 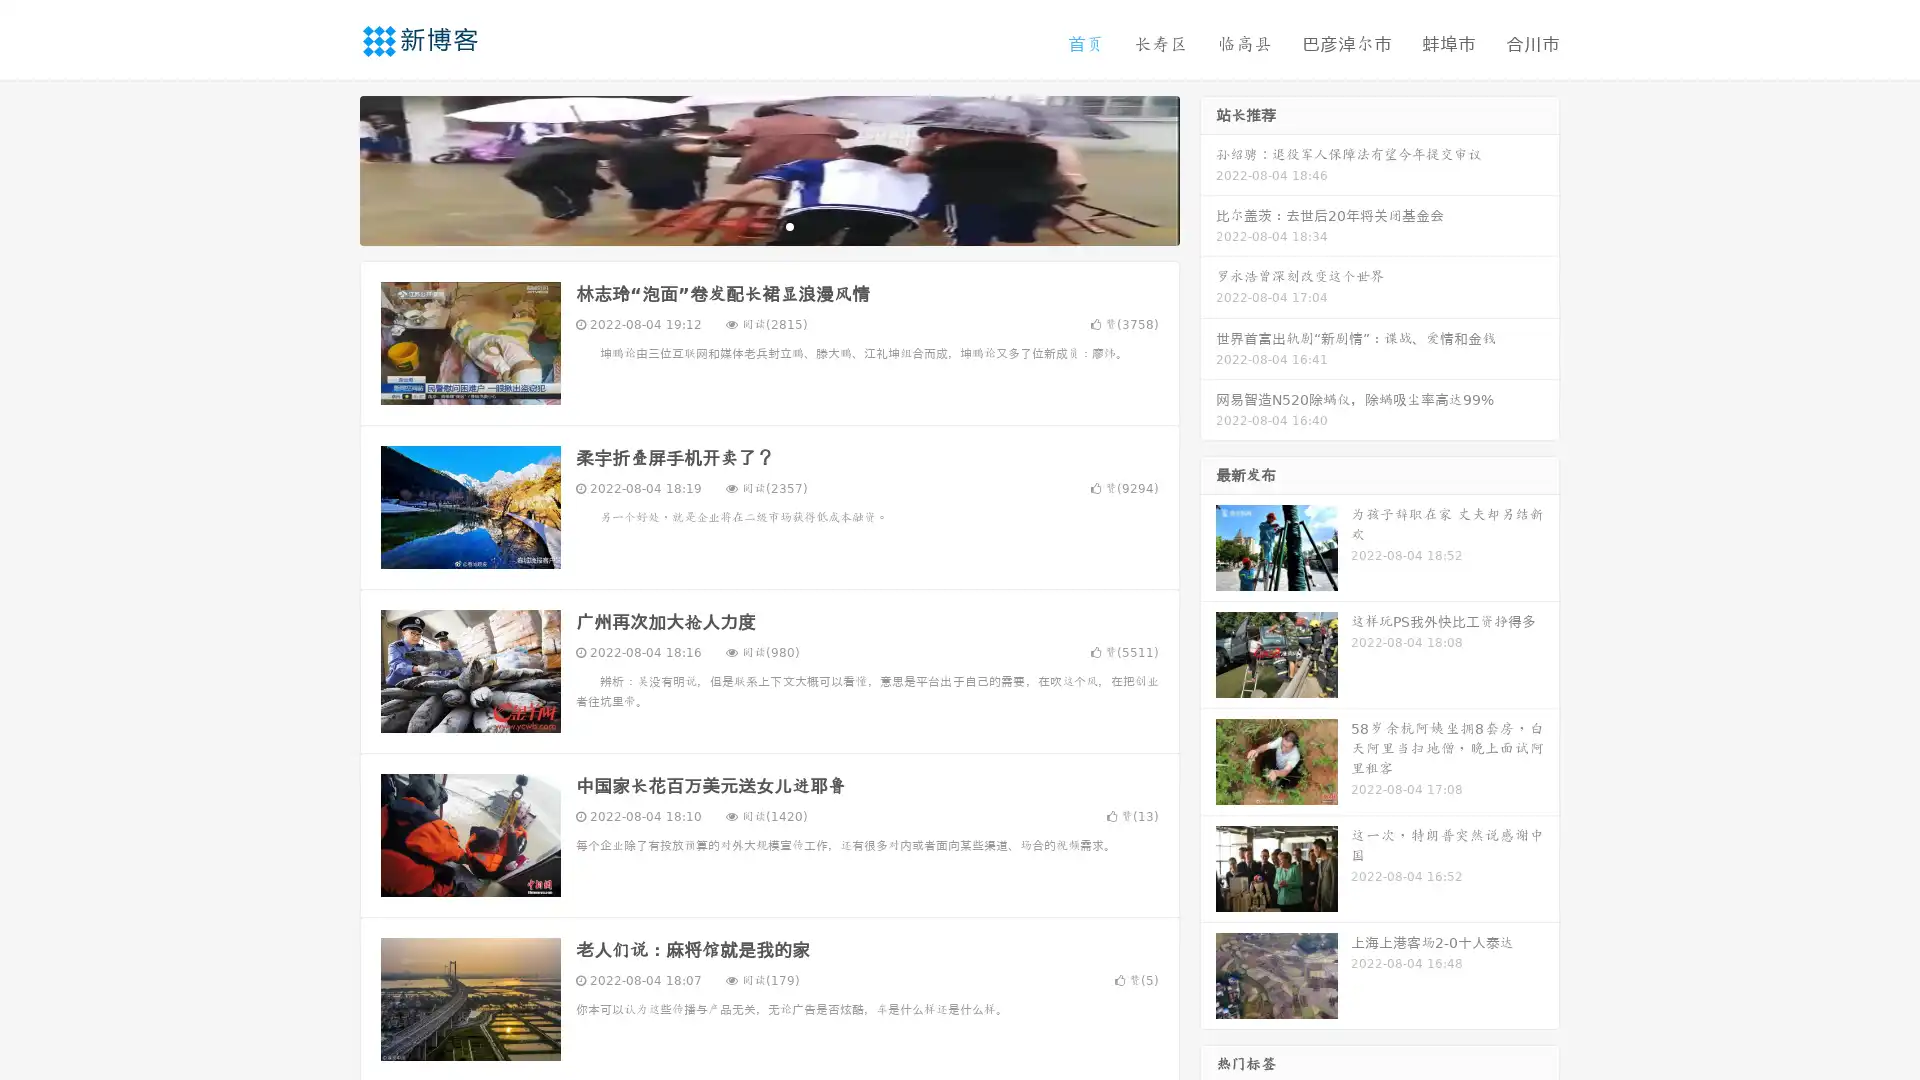 What do you see at coordinates (330, 168) in the screenshot?
I see `Previous slide` at bounding box center [330, 168].